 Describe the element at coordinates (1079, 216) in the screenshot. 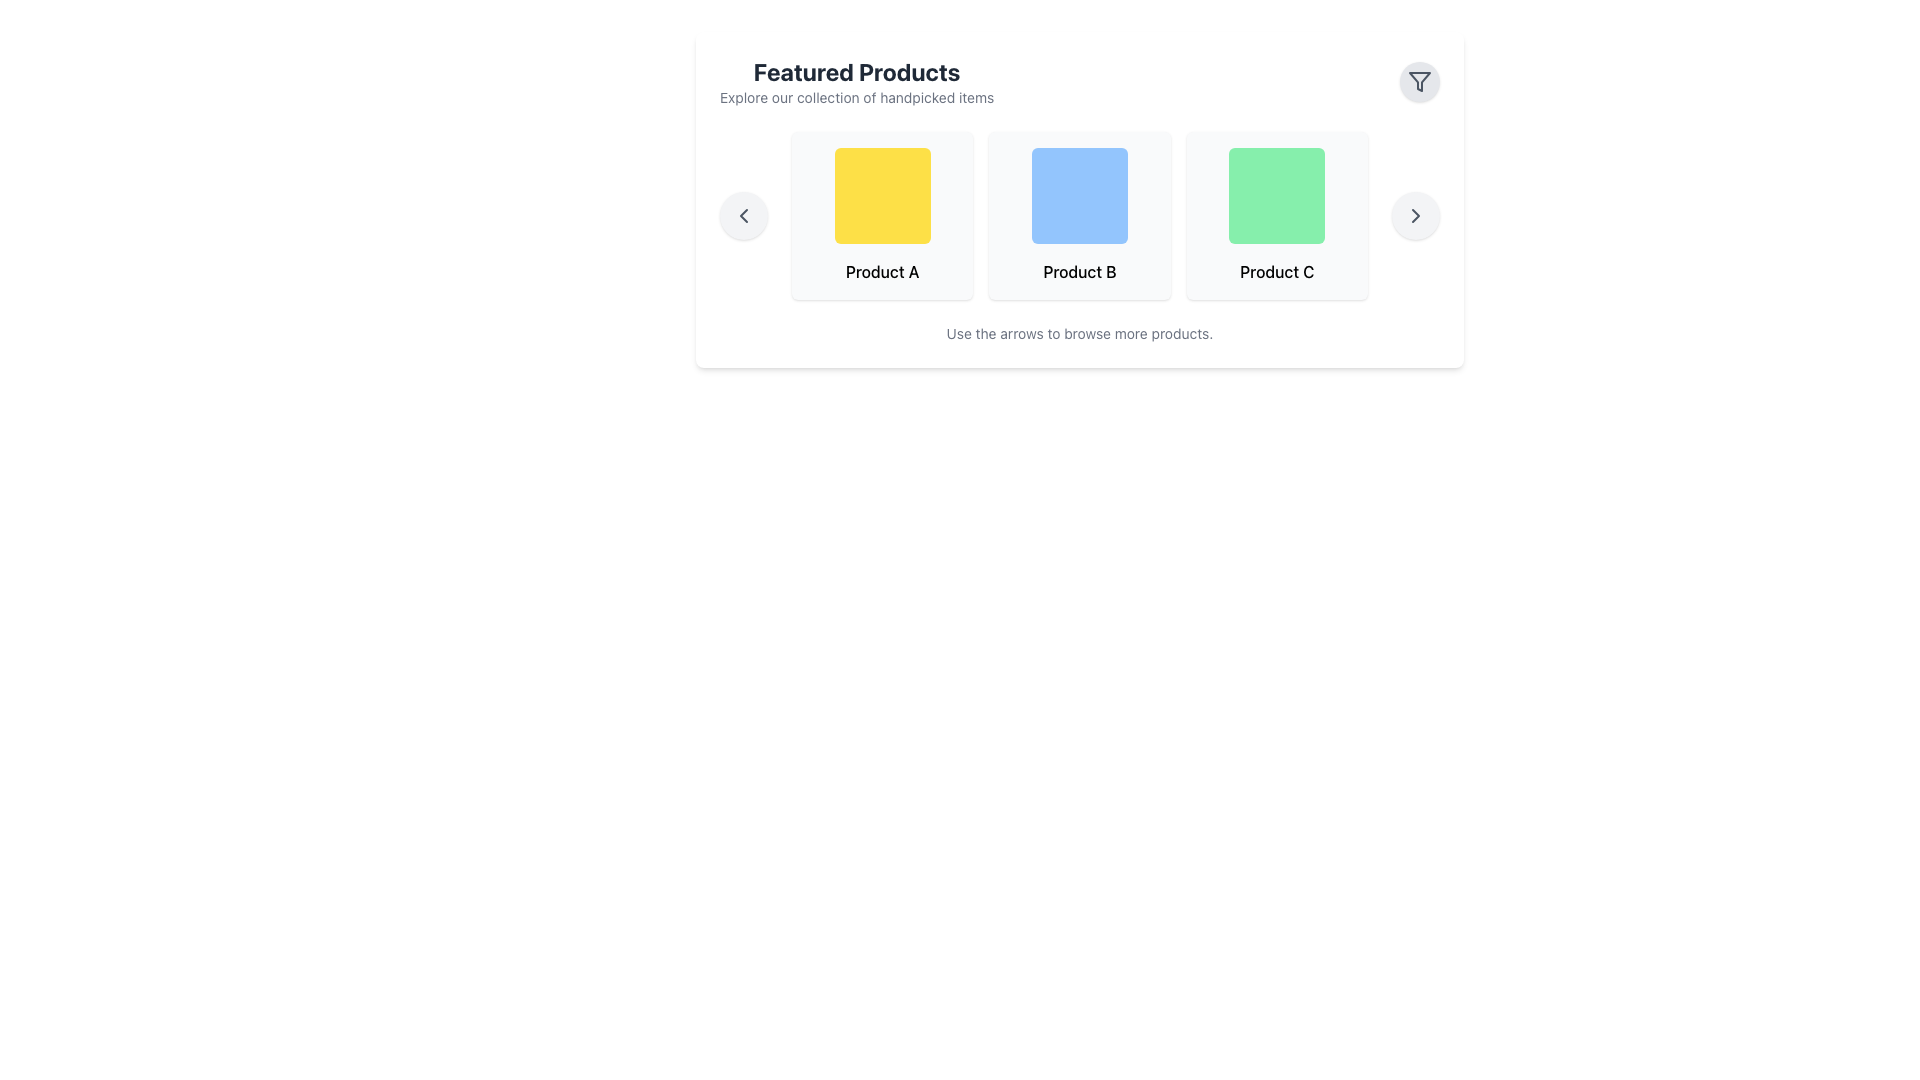

I see `the Grid Layout showcasing featured products, positioned in the middle of the page below the 'Featured Products' heading` at that location.